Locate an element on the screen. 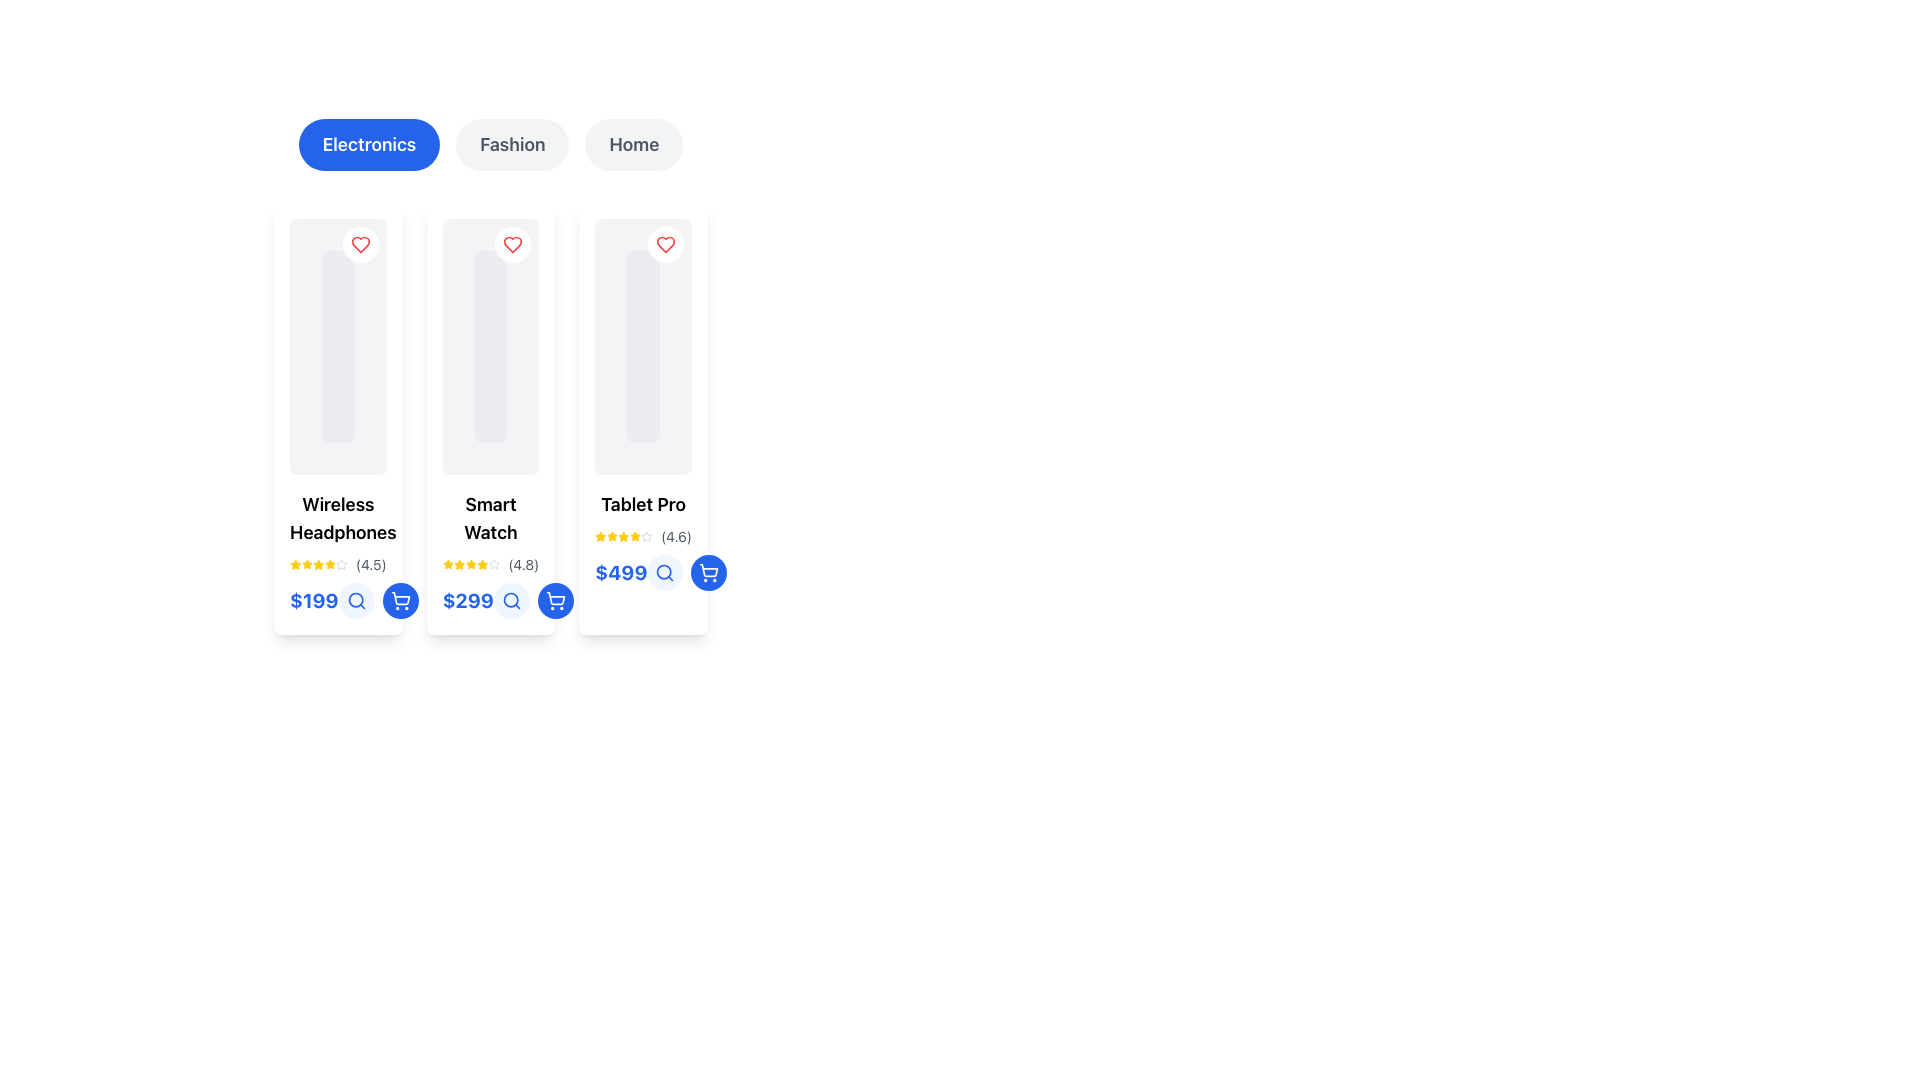 Image resolution: width=1920 pixels, height=1080 pixels. the fourth star-shaped icon with a yellow fill in the rating system for the 'Tablet Pro' product, located directly below the product name and above the price is located at coordinates (623, 535).